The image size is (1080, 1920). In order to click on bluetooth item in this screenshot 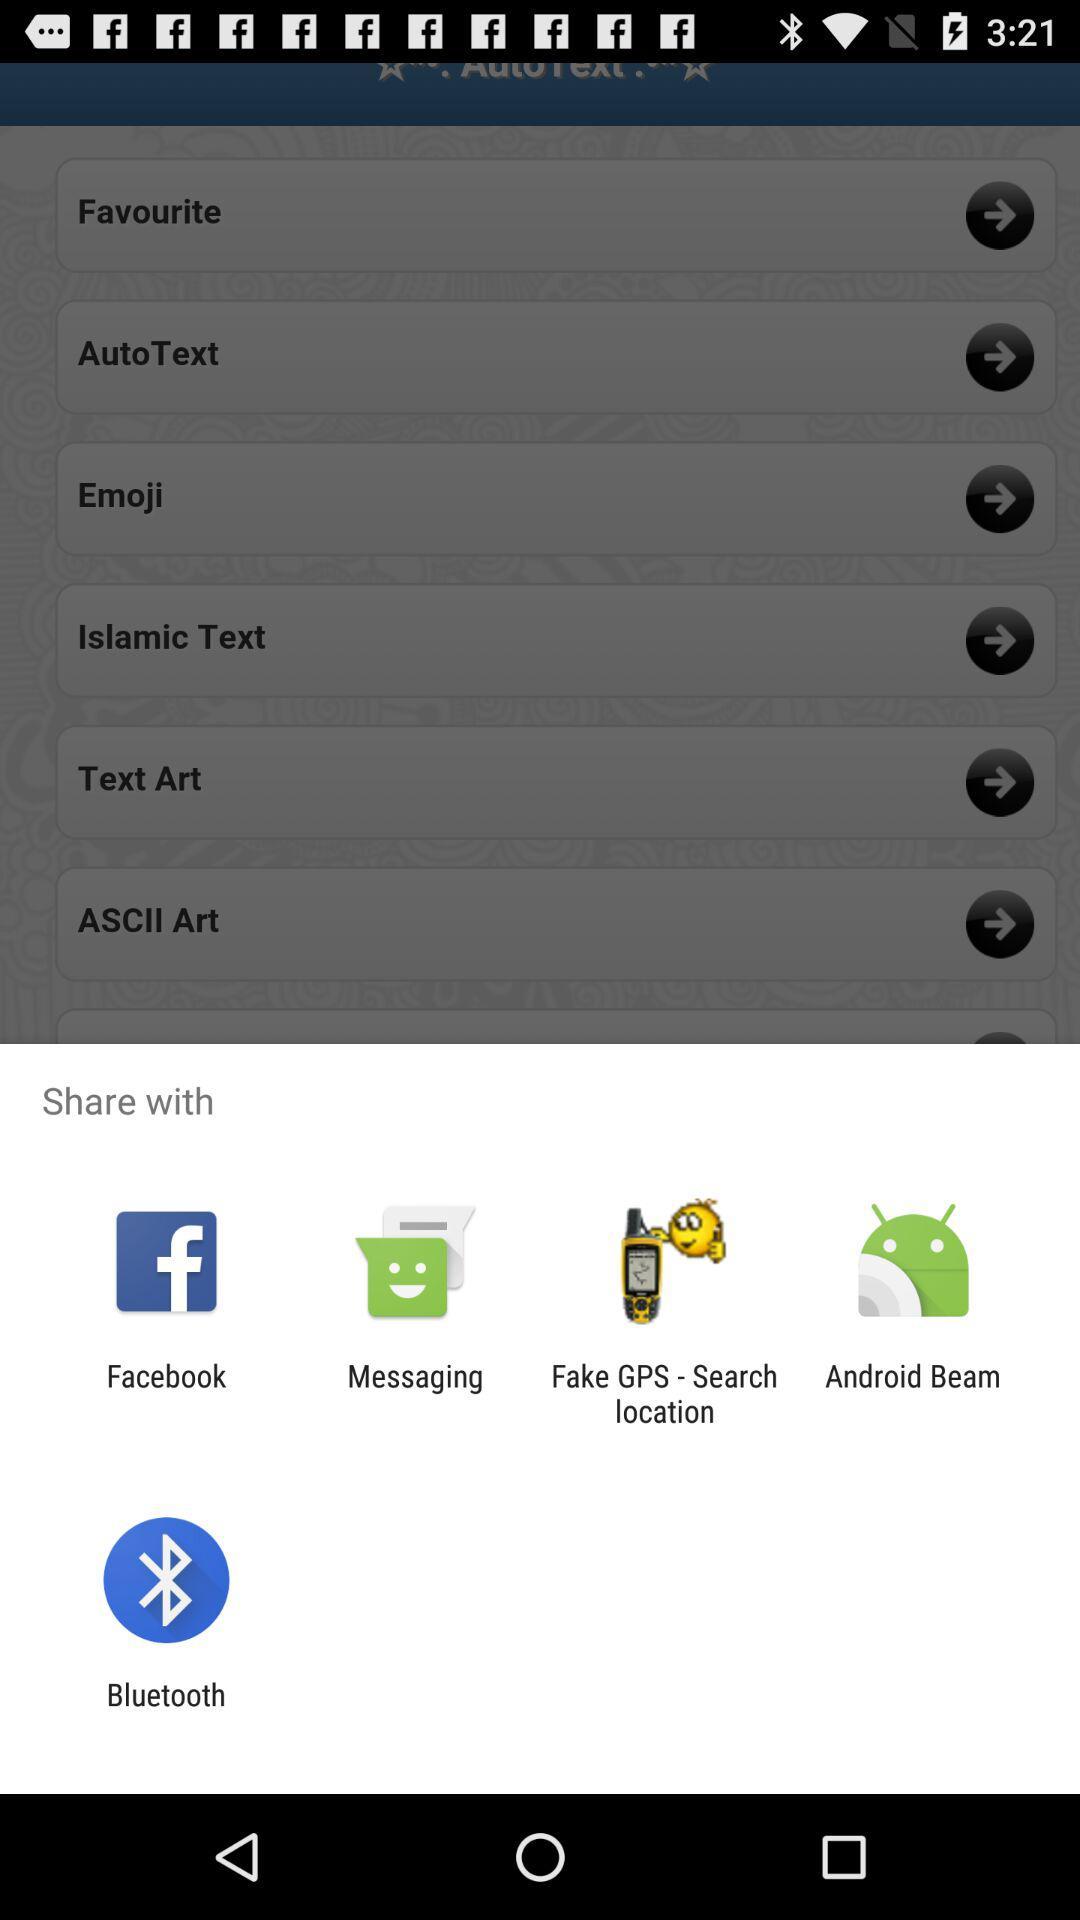, I will do `click(165, 1711)`.